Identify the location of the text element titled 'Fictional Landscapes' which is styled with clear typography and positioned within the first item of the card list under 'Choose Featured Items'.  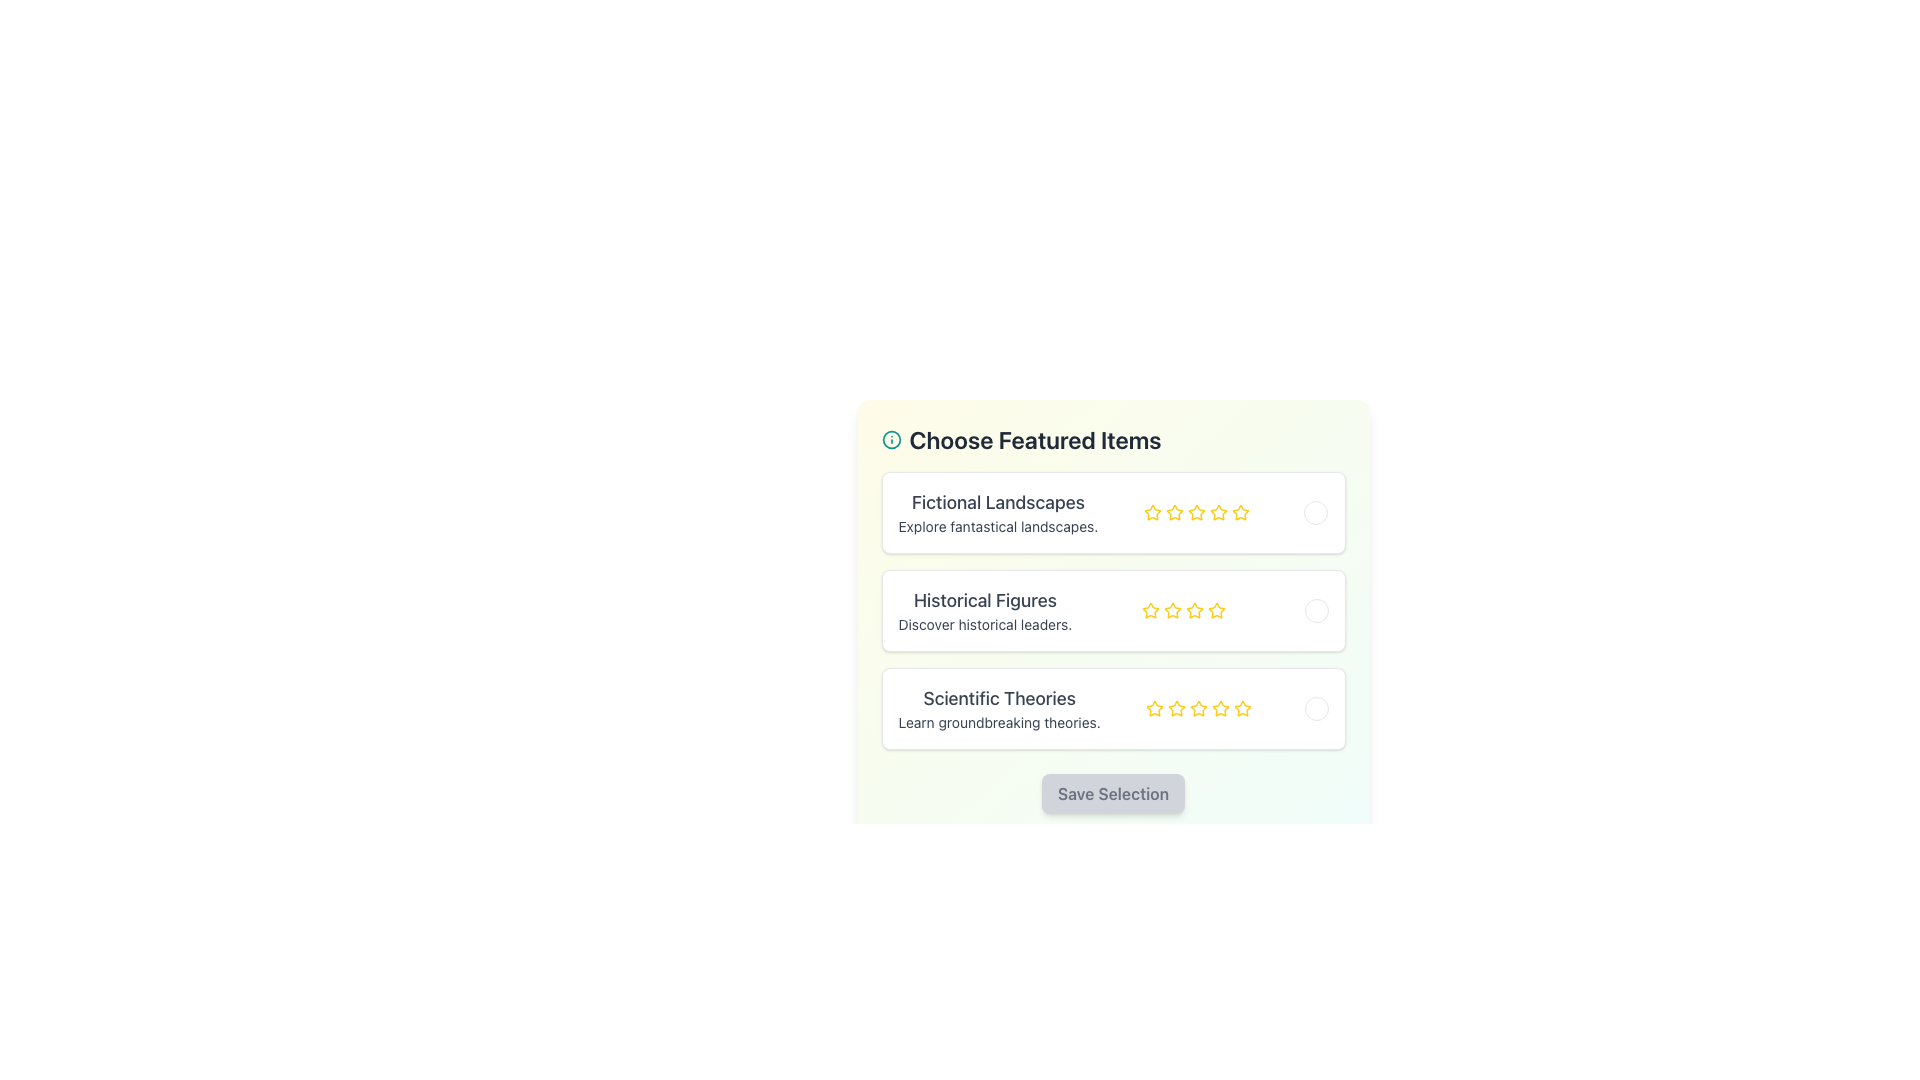
(998, 512).